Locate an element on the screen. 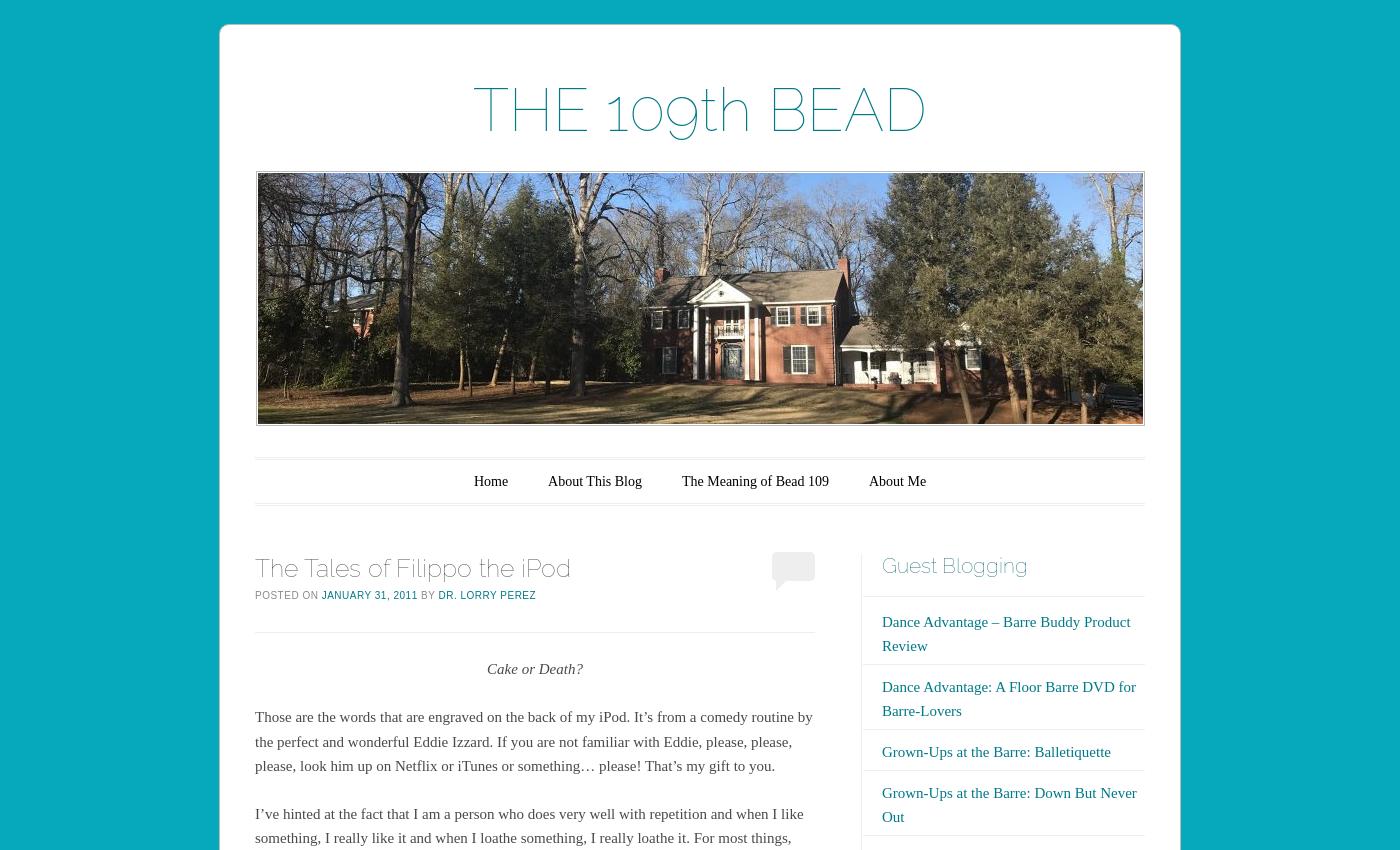  'Grown-Ups at the Barre: Down But Never Out' is located at coordinates (1008, 803).